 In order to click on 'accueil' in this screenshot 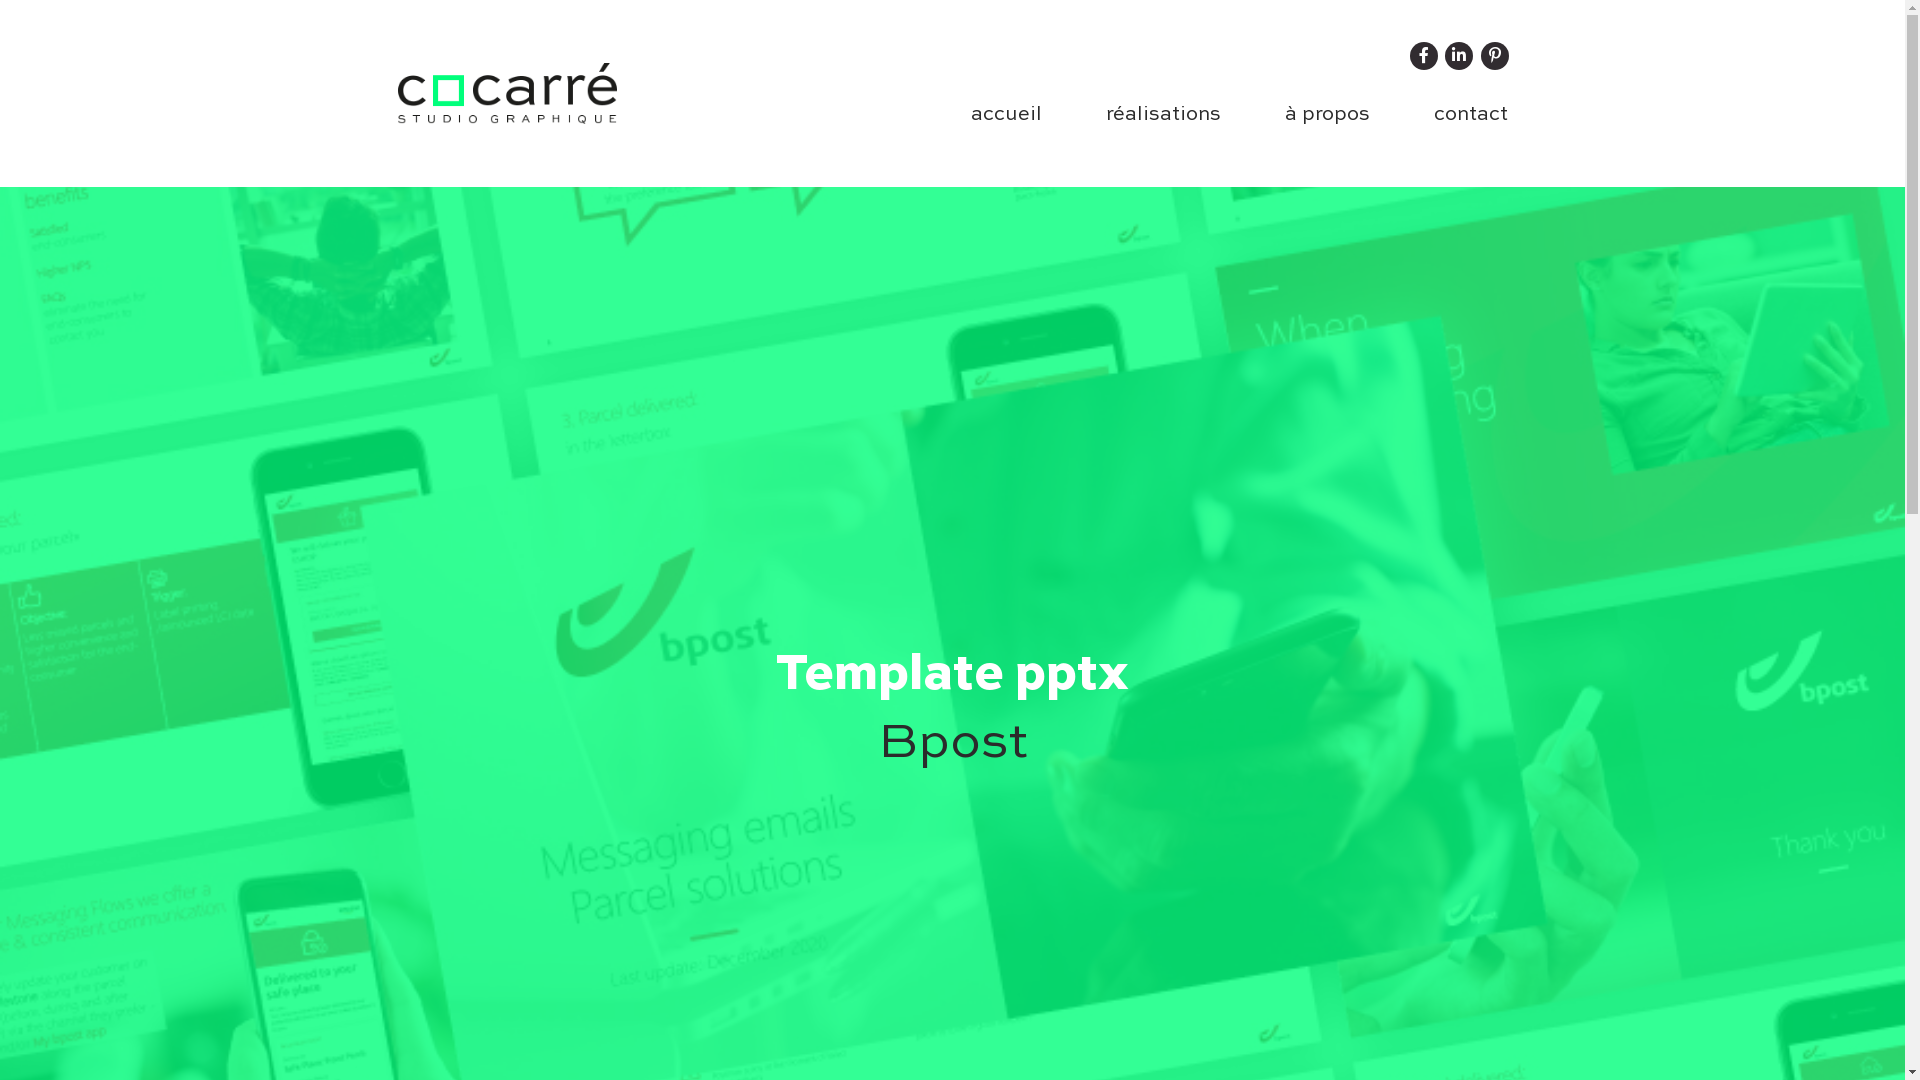, I will do `click(1005, 115)`.